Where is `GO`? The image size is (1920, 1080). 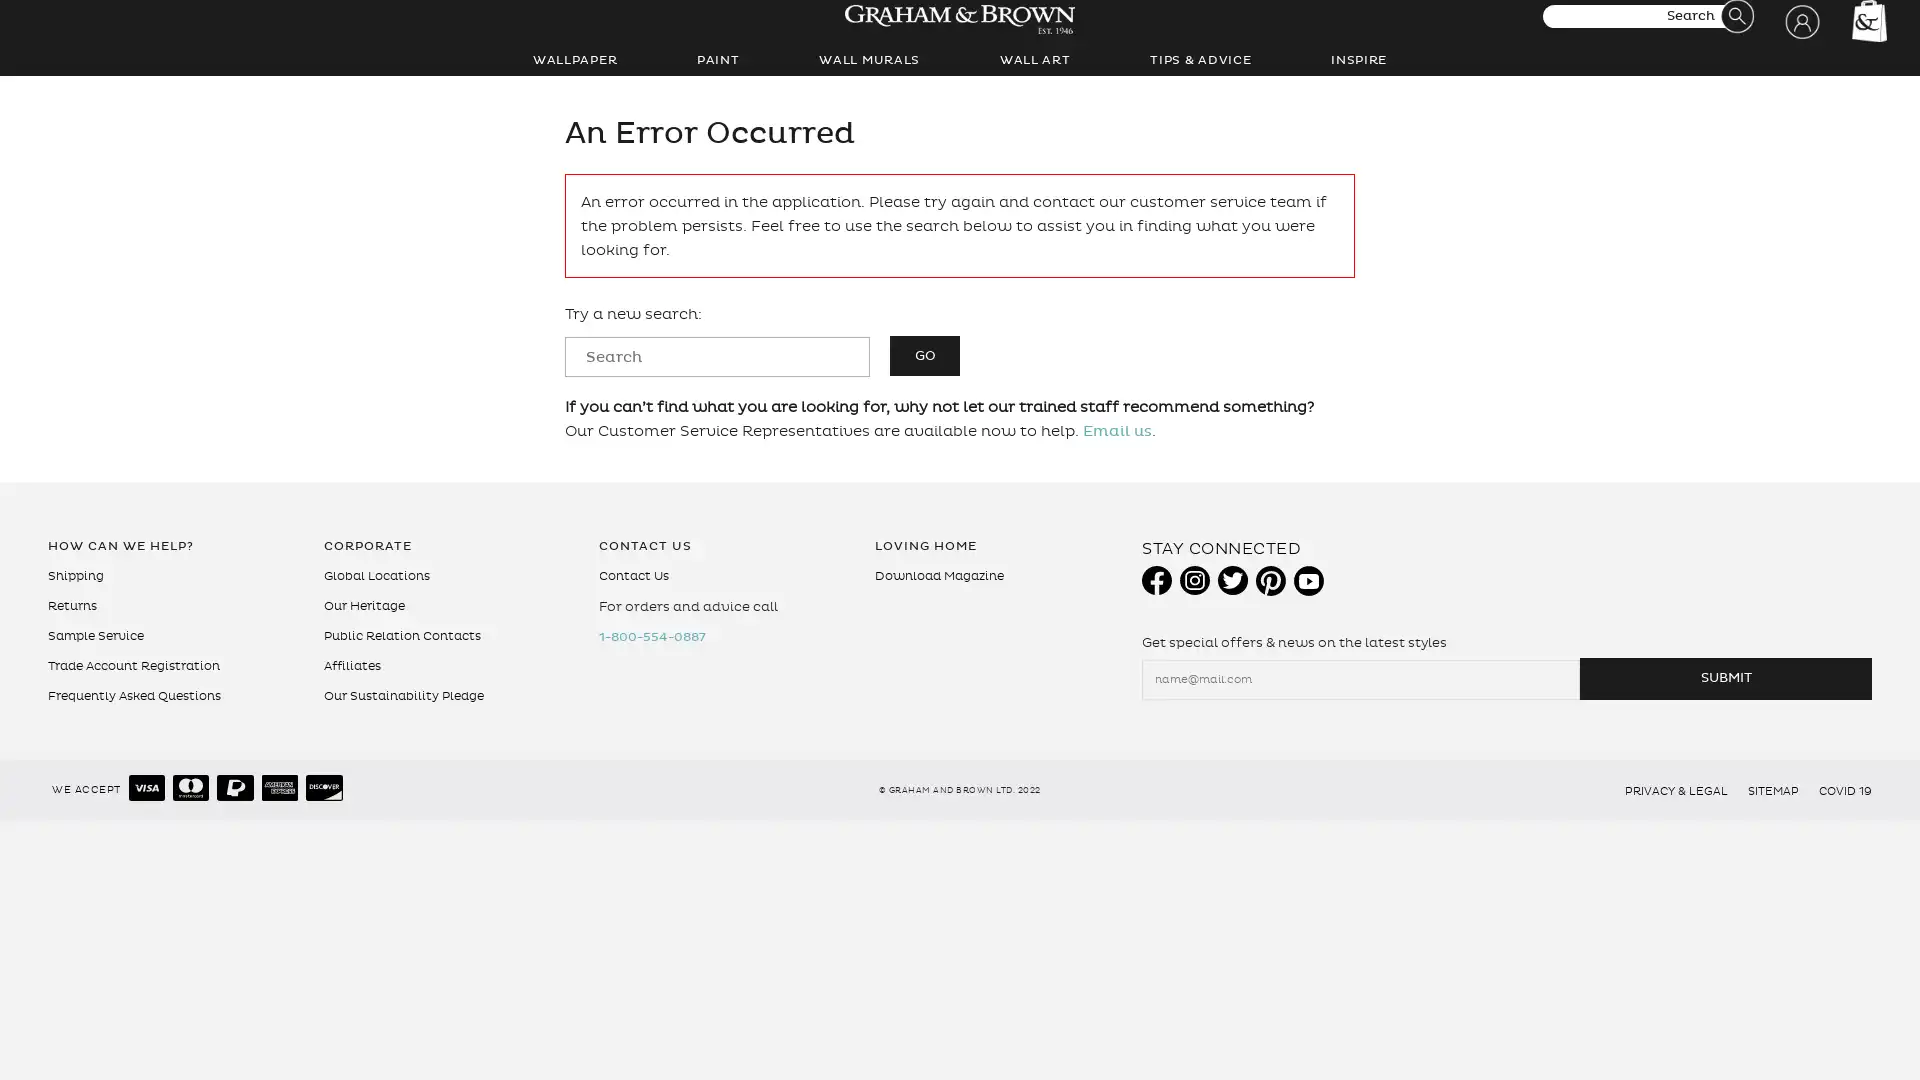 GO is located at coordinates (924, 353).